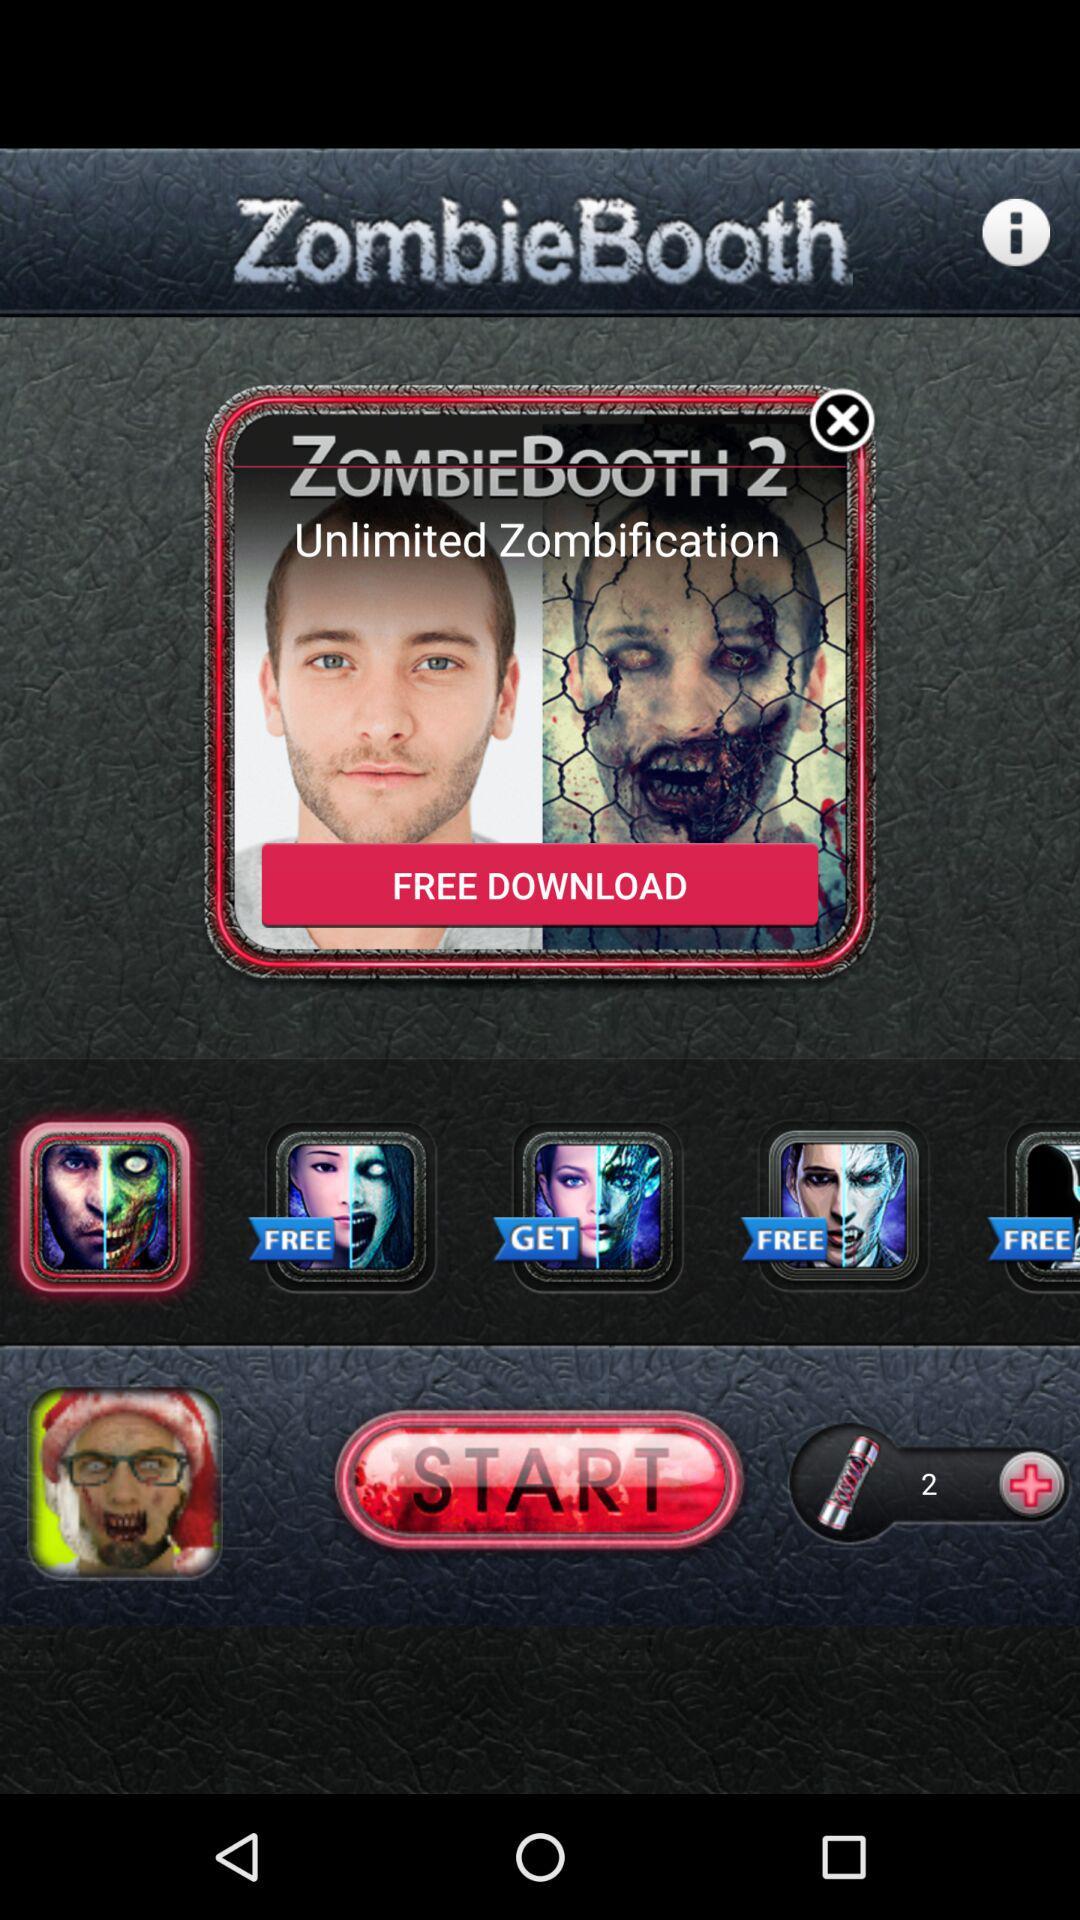 This screenshot has height=1920, width=1080. Describe the element at coordinates (1016, 247) in the screenshot. I see `the info icon` at that location.